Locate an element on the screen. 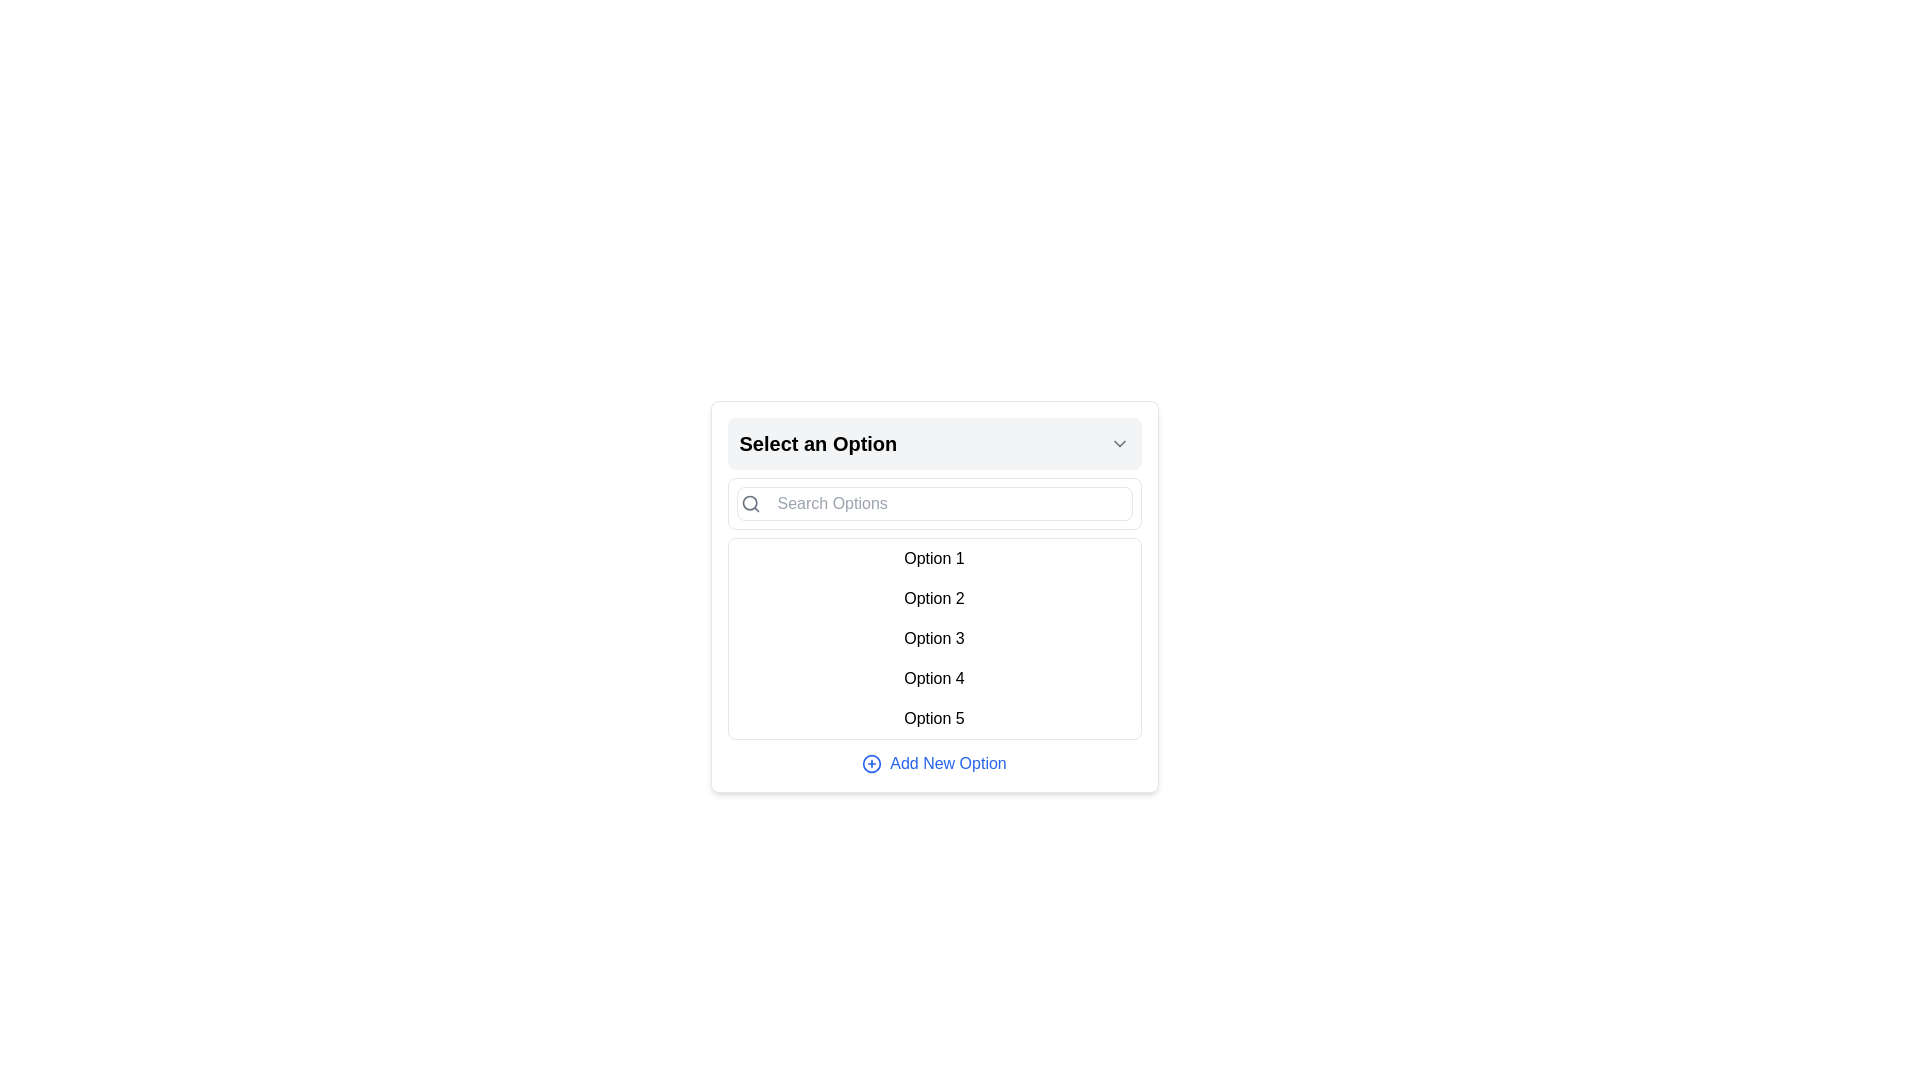 This screenshot has height=1080, width=1920. the circular element representing the 'Add New Option' icon located near the bottom of the dropdown interface is located at coordinates (872, 763).